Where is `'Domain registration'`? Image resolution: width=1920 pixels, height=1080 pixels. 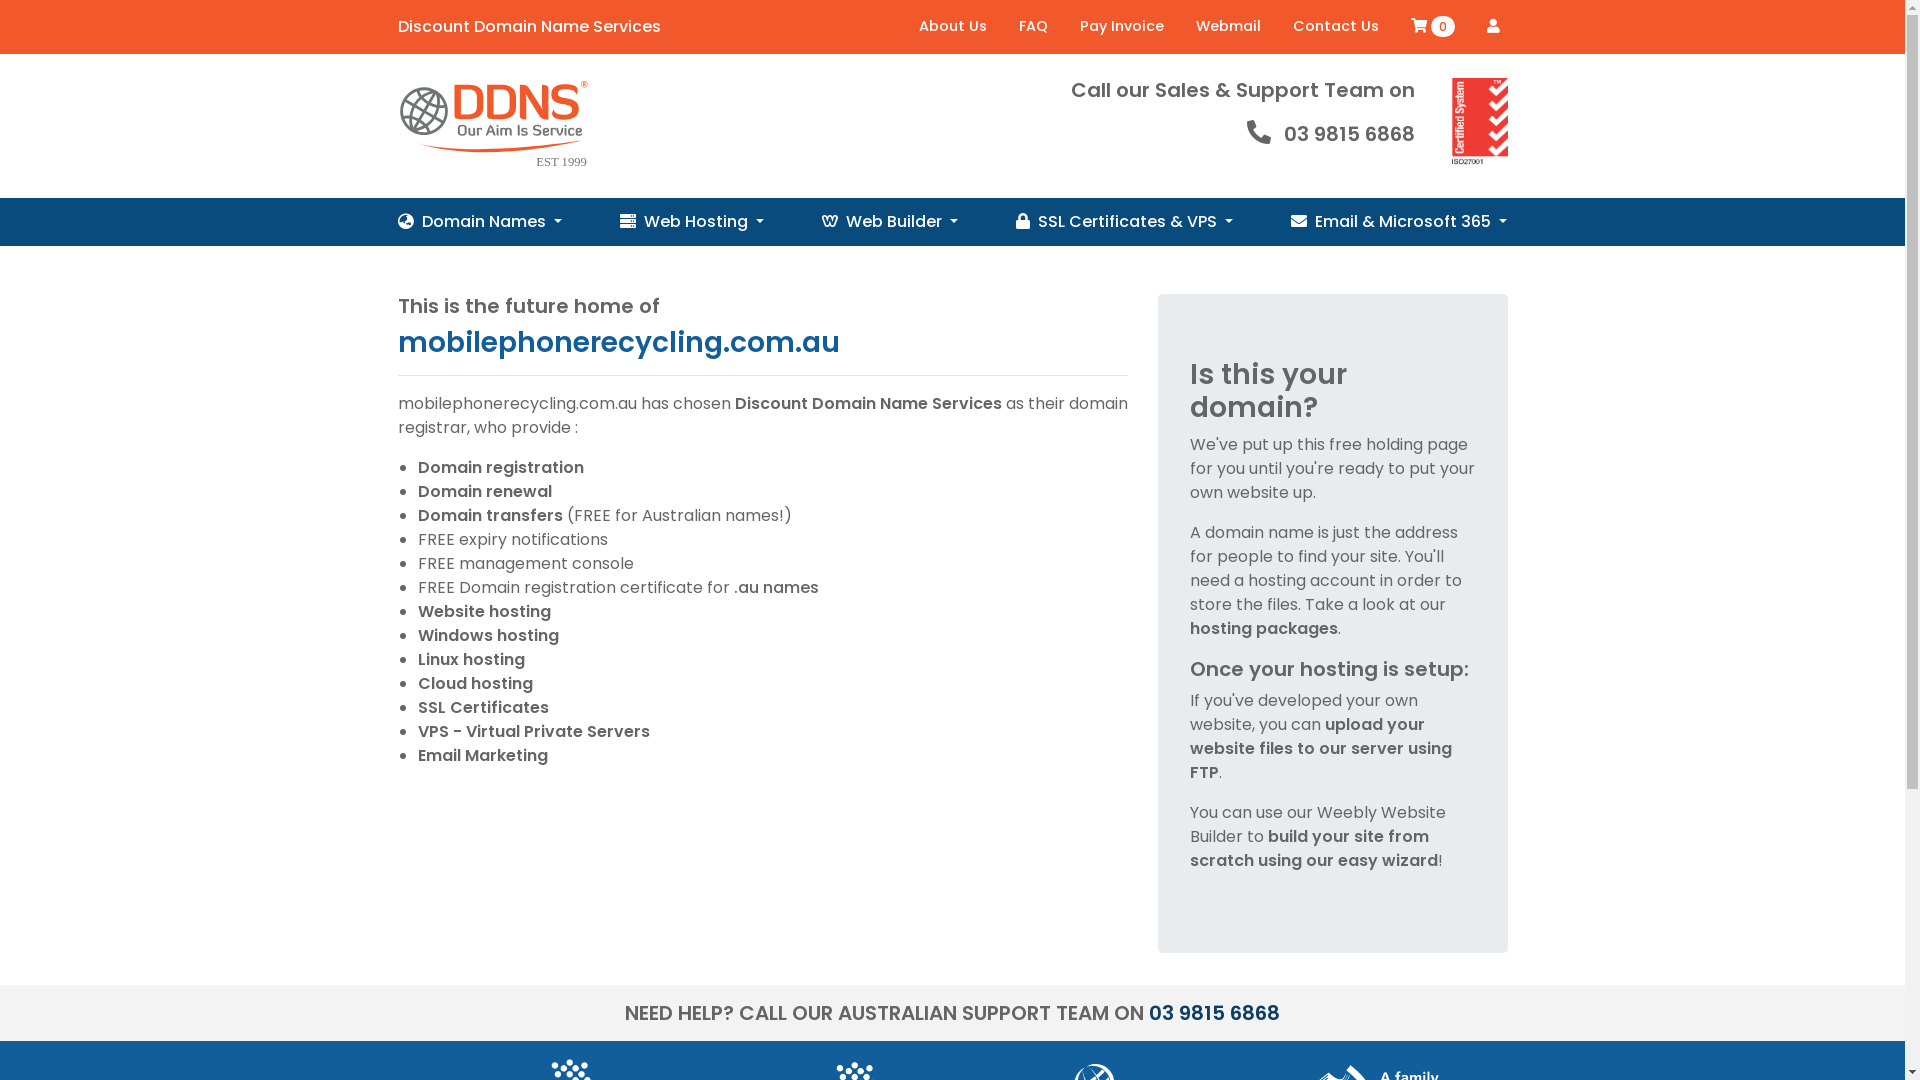
'Domain registration' is located at coordinates (500, 467).